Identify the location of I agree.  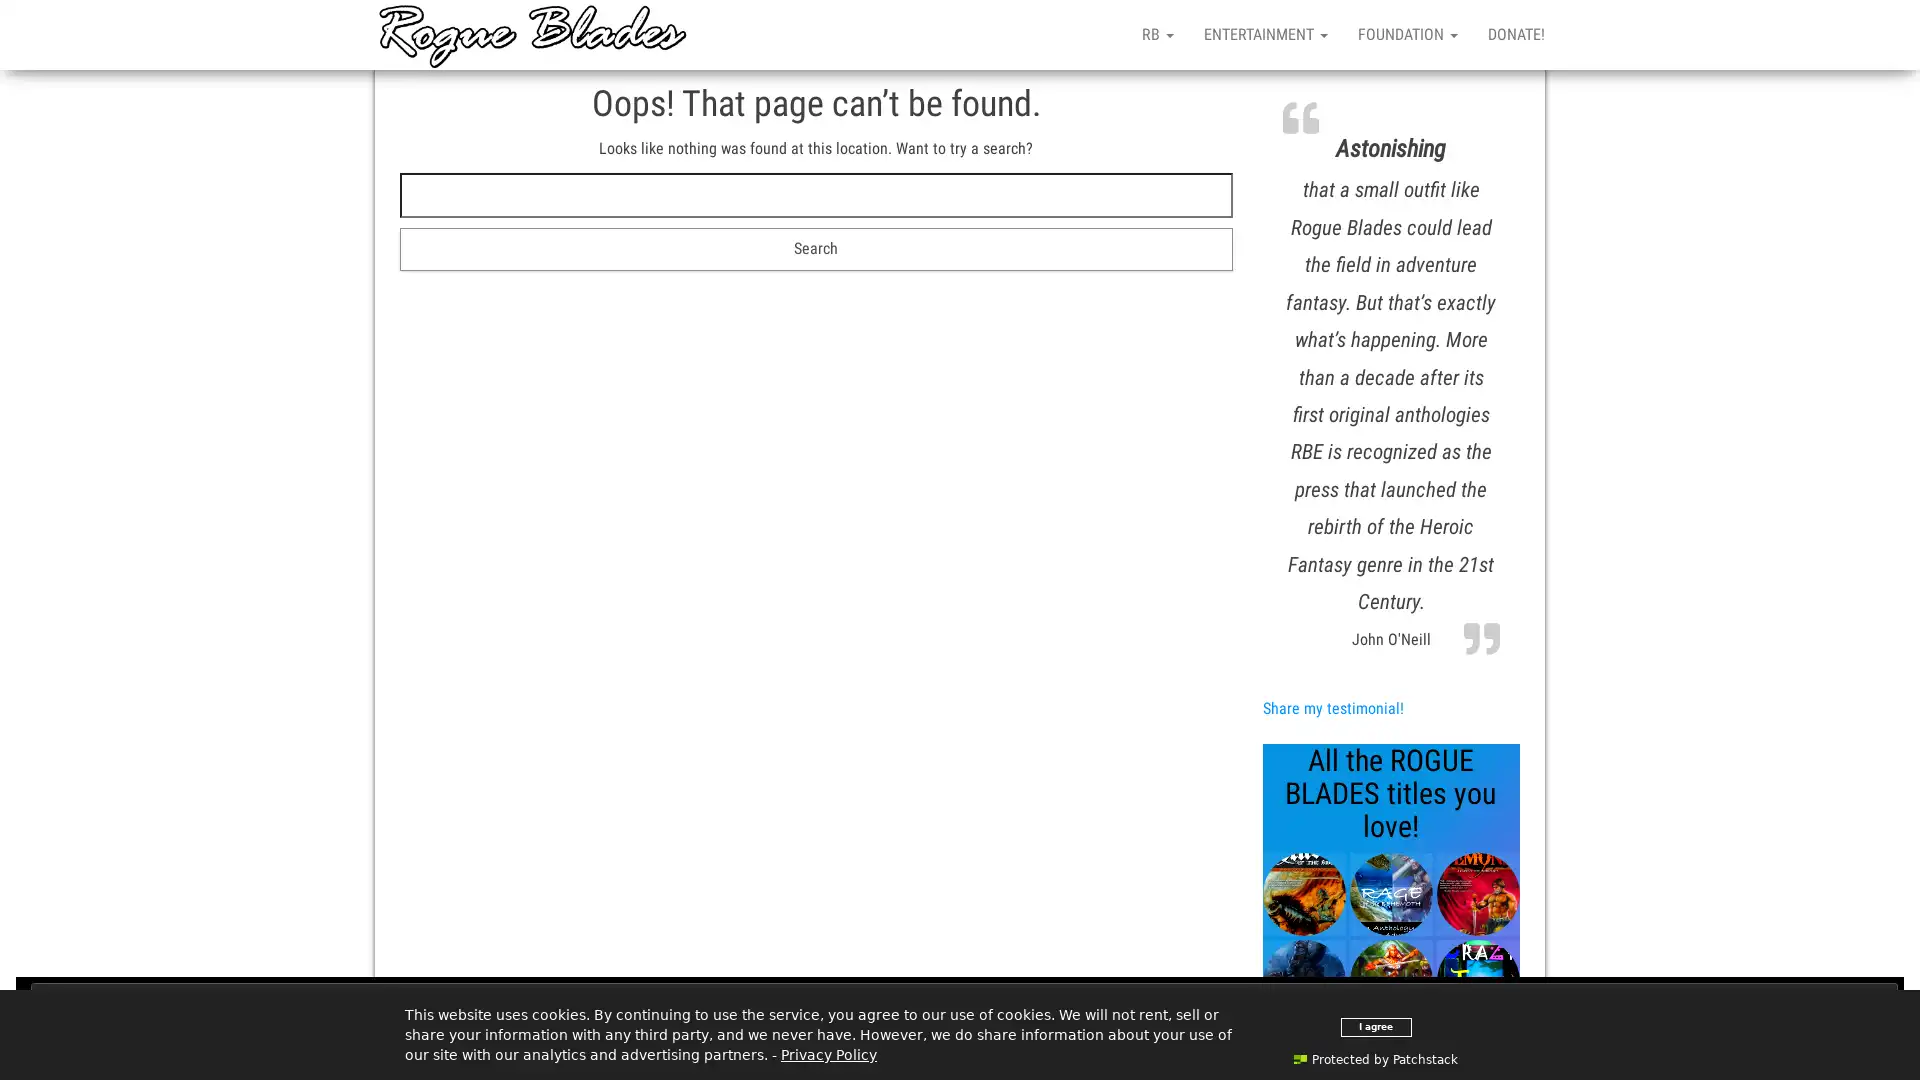
(1374, 1026).